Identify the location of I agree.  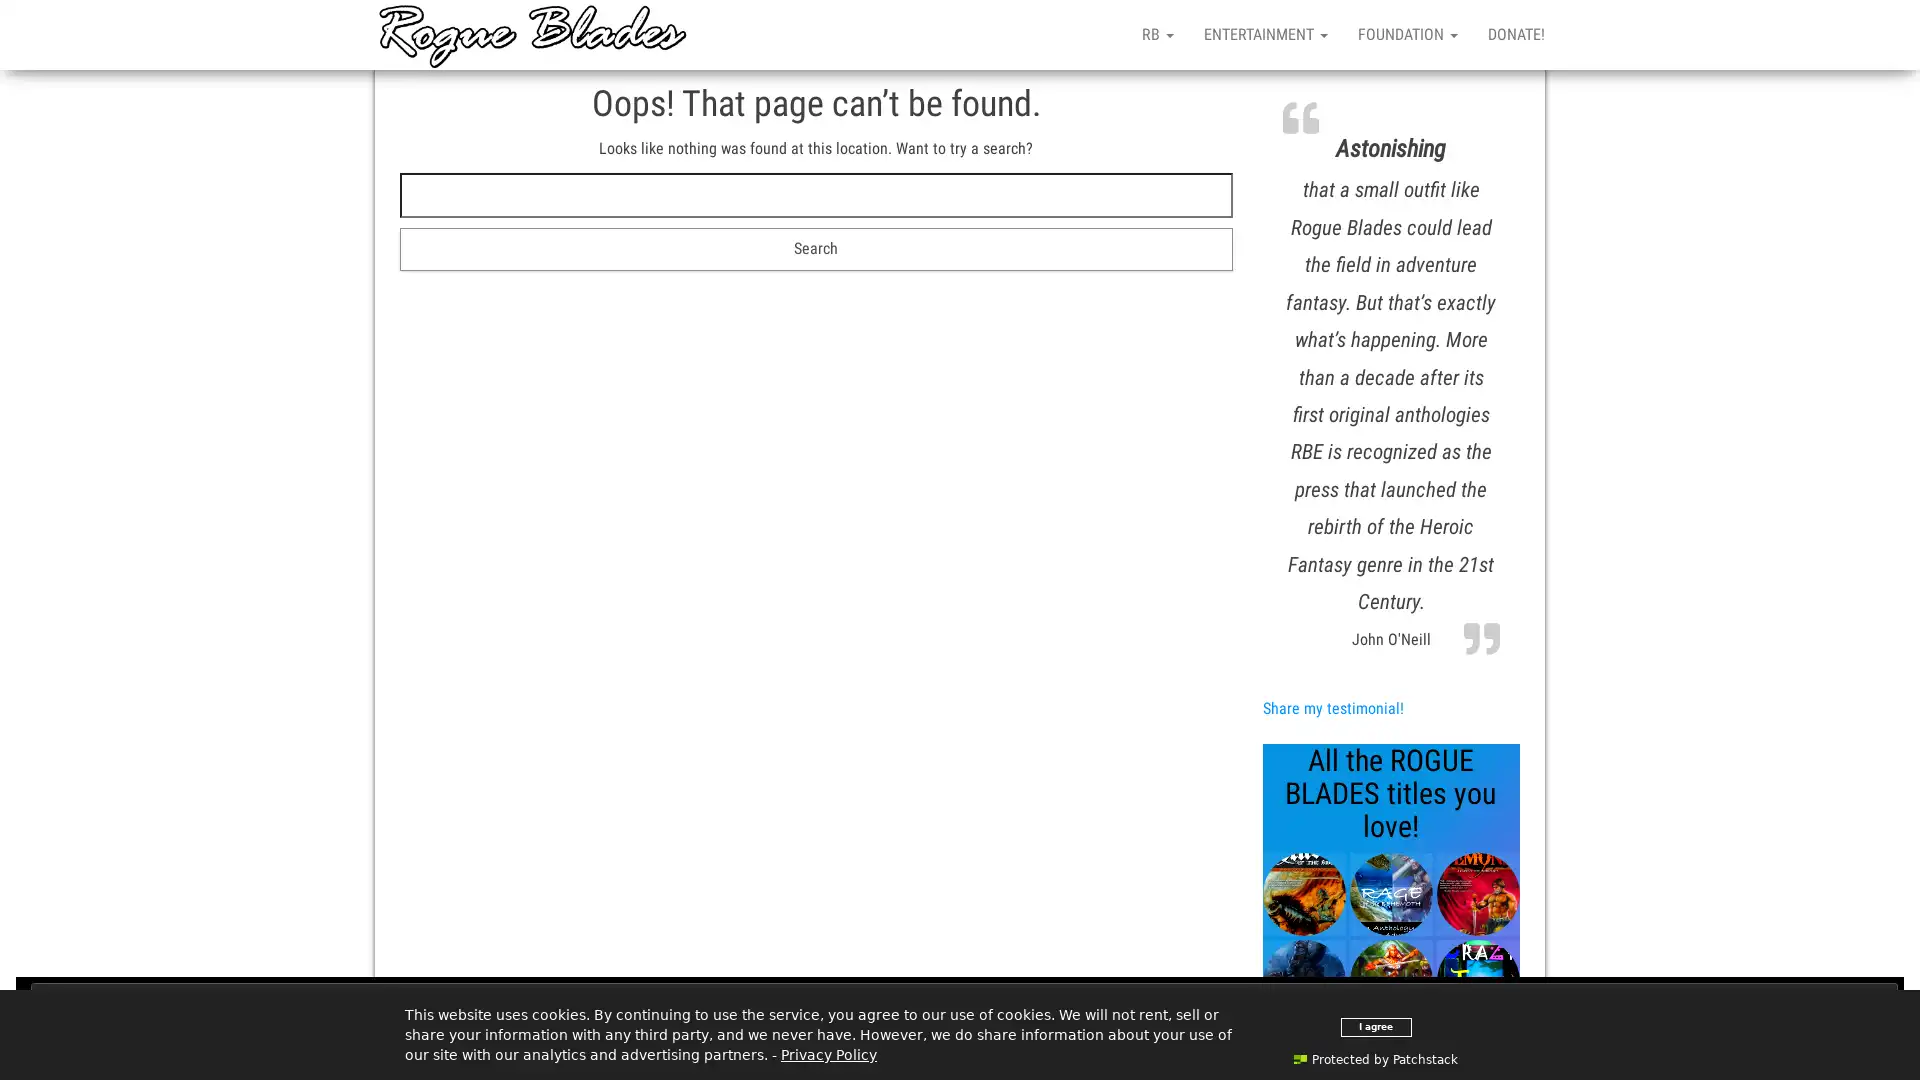
(1374, 1026).